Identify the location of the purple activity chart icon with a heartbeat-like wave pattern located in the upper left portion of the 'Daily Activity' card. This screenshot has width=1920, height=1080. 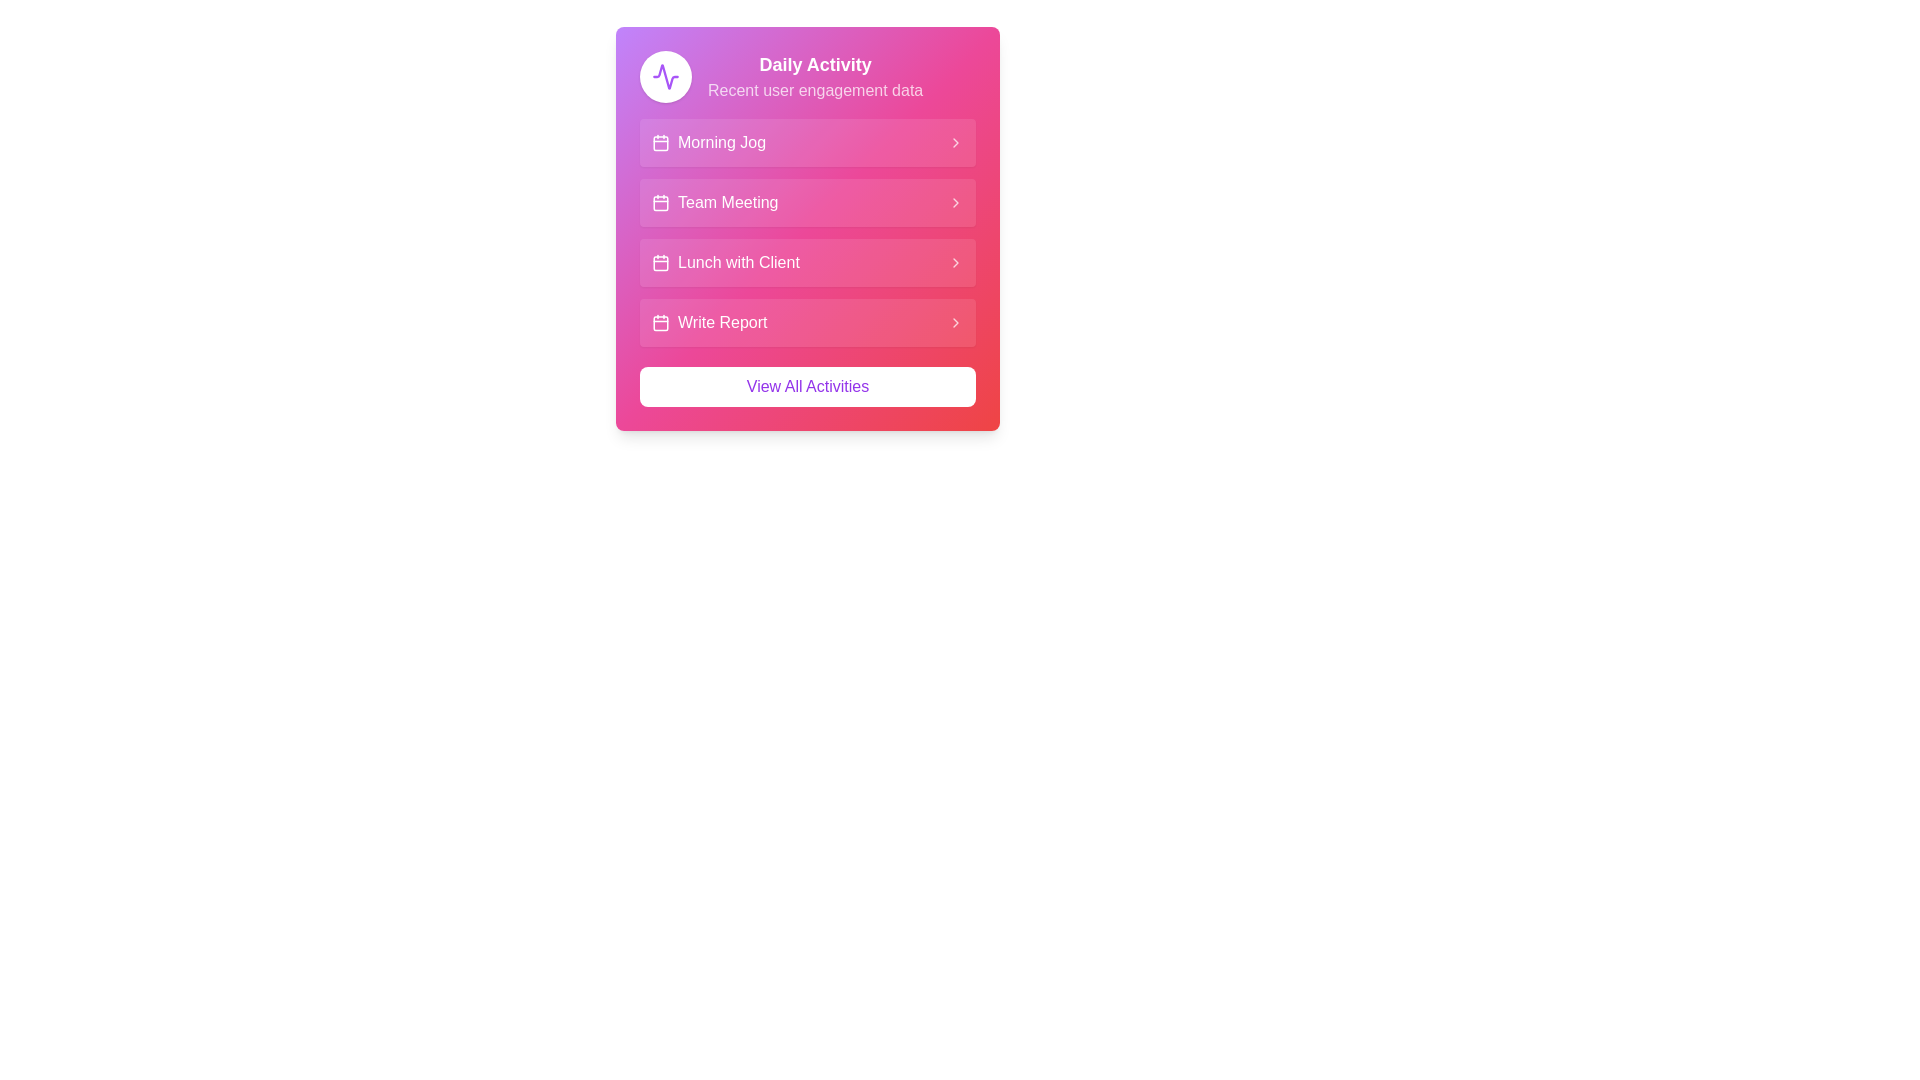
(666, 76).